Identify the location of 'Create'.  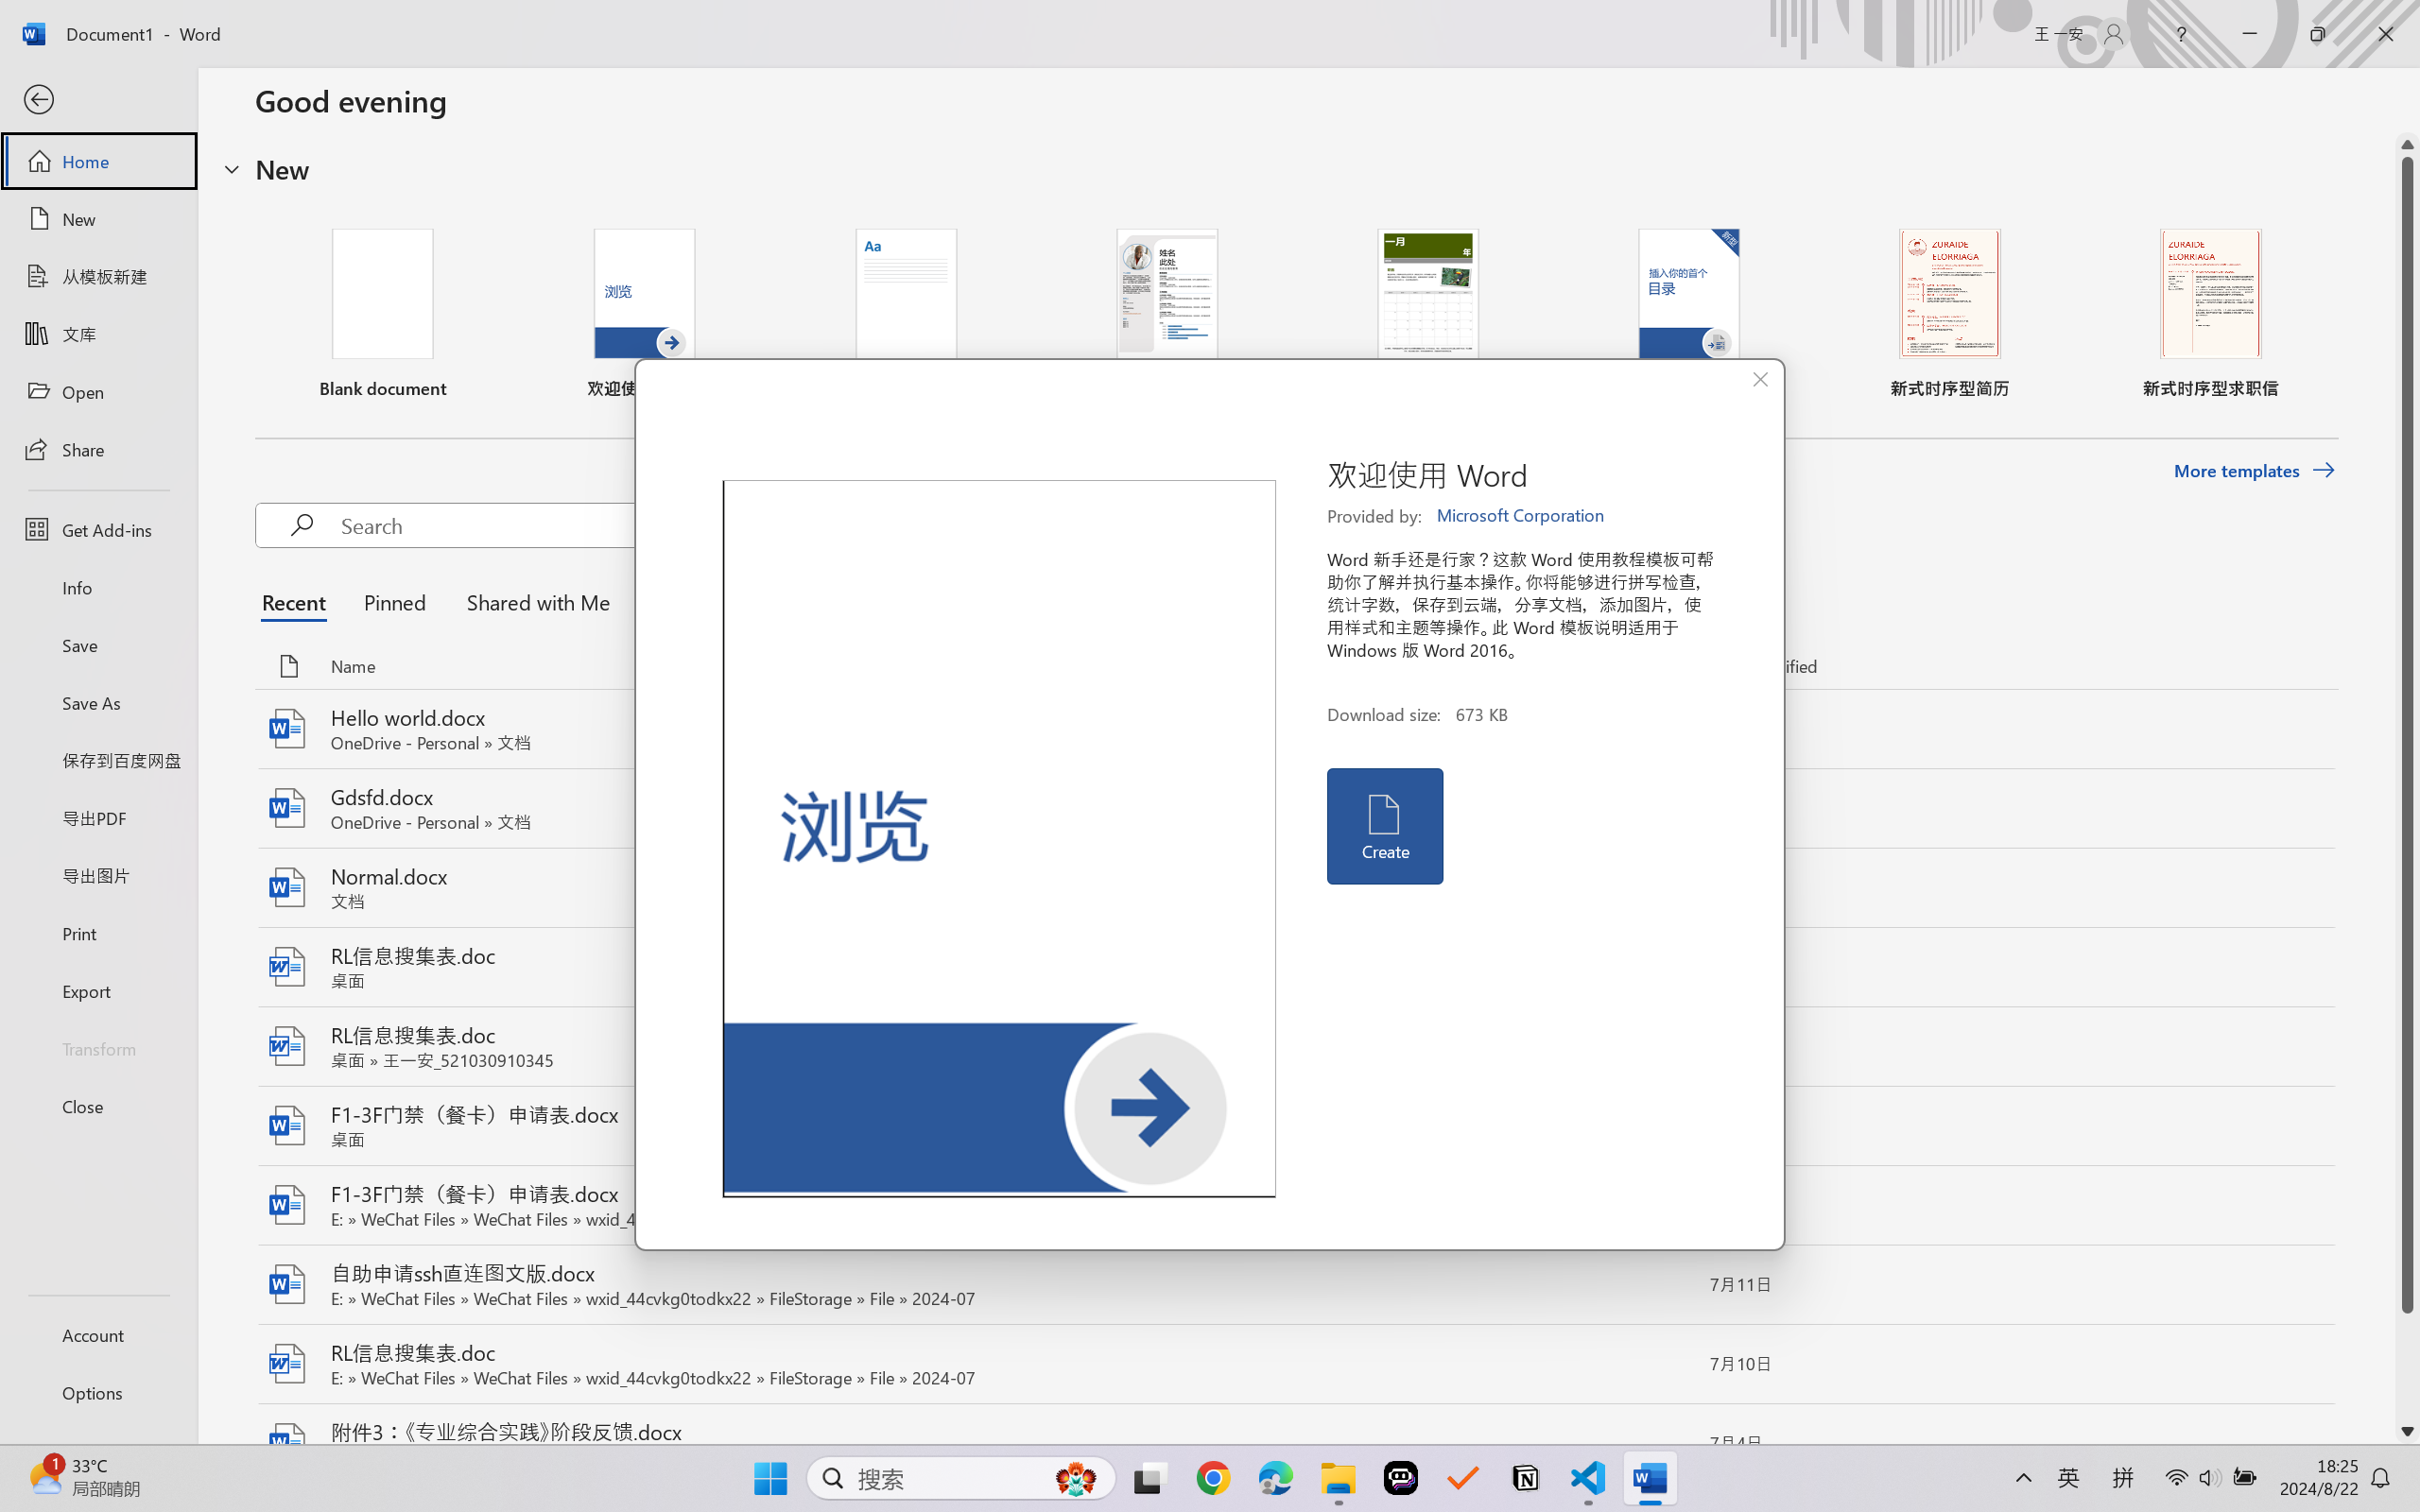
(1383, 826).